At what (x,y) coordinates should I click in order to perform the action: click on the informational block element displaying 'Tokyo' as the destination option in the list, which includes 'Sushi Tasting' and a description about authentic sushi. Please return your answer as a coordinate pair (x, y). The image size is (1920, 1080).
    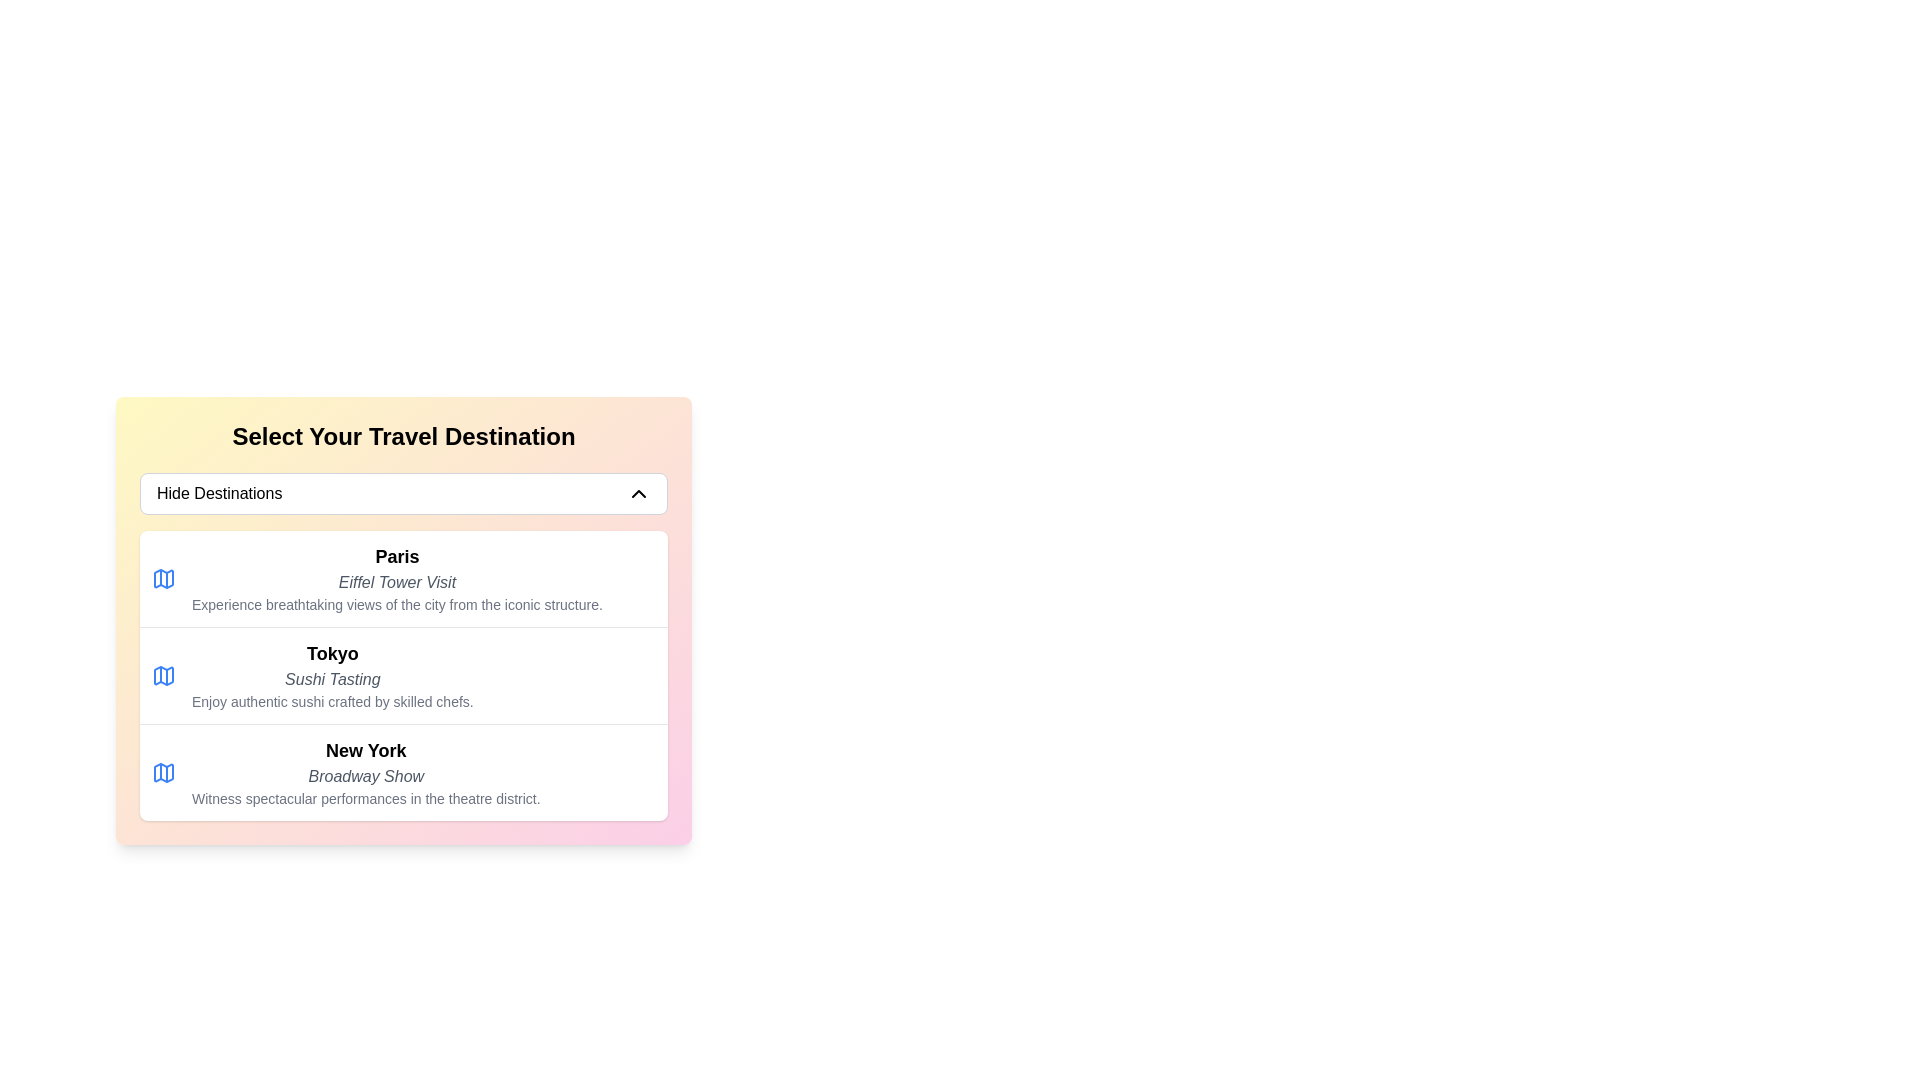
    Looking at the image, I should click on (332, 675).